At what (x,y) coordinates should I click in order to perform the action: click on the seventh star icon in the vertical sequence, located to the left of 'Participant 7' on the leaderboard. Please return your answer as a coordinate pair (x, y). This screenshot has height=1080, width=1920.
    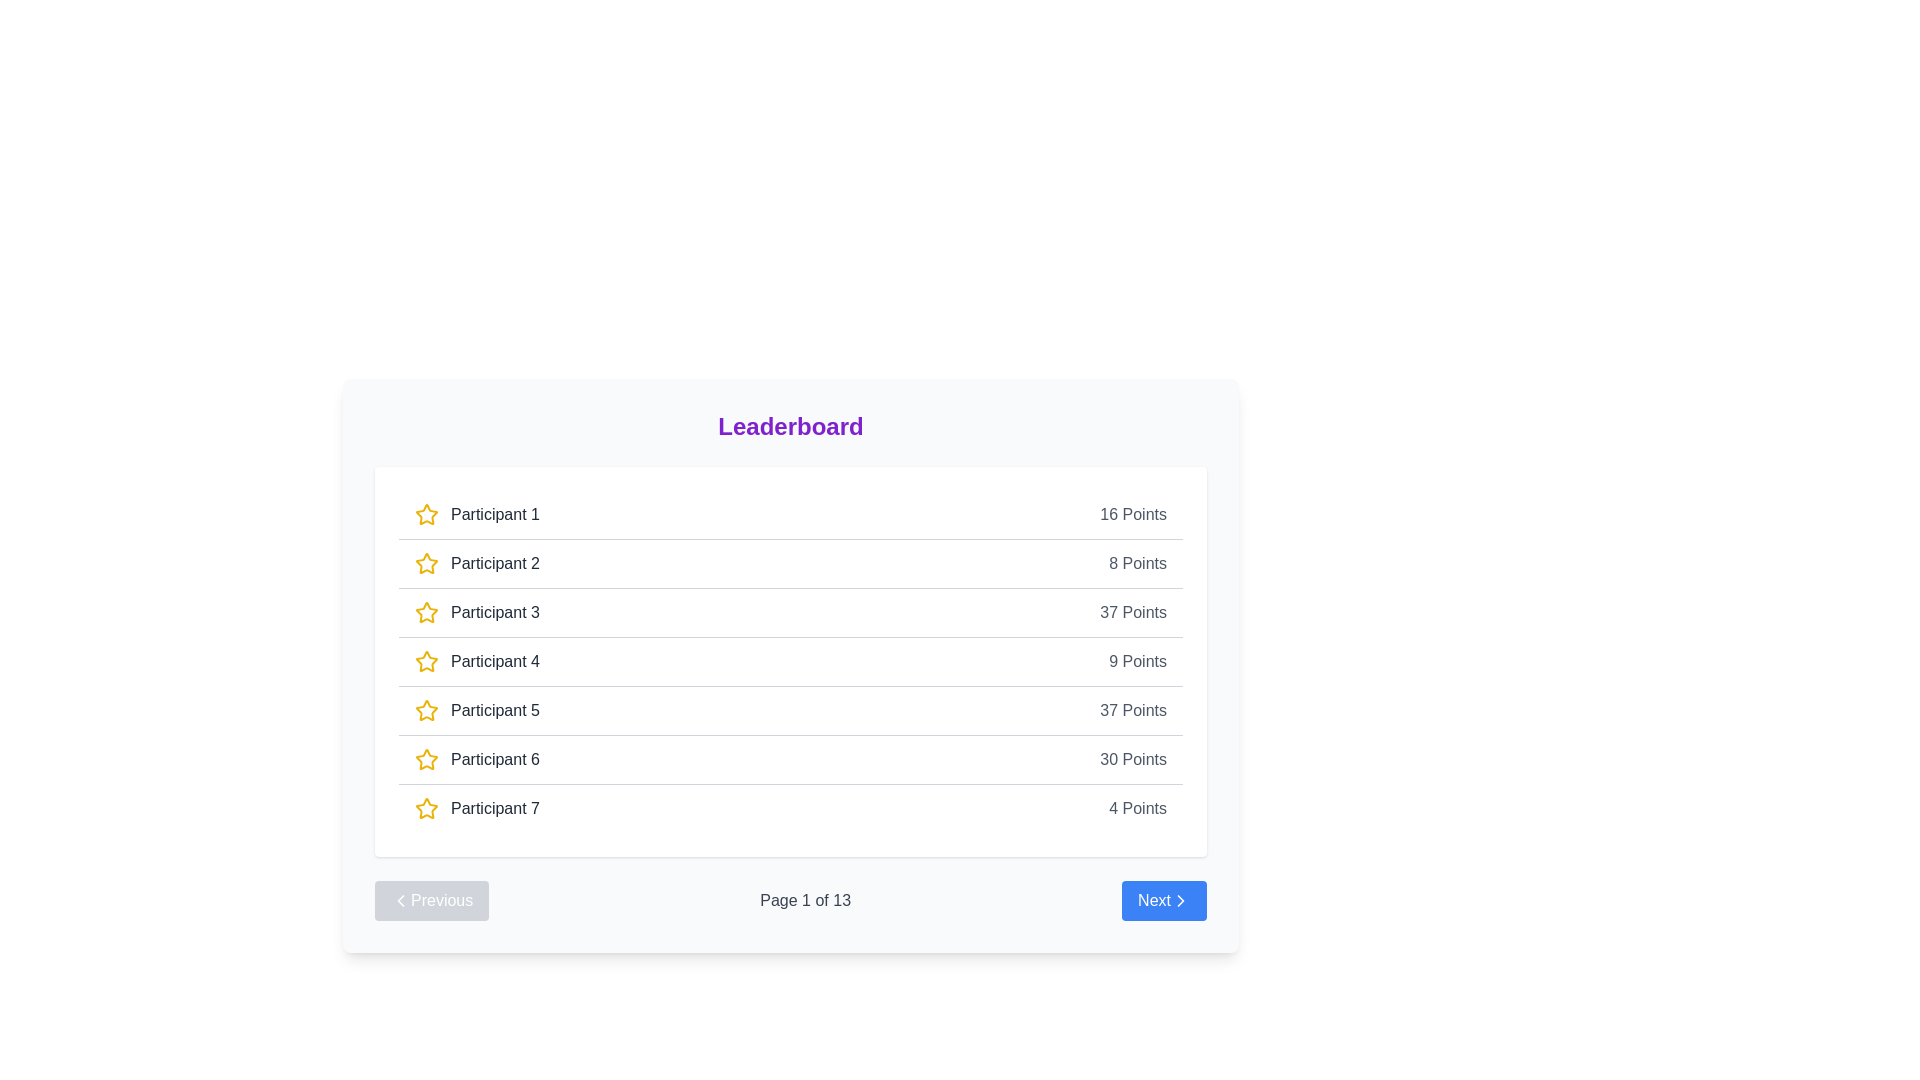
    Looking at the image, I should click on (426, 807).